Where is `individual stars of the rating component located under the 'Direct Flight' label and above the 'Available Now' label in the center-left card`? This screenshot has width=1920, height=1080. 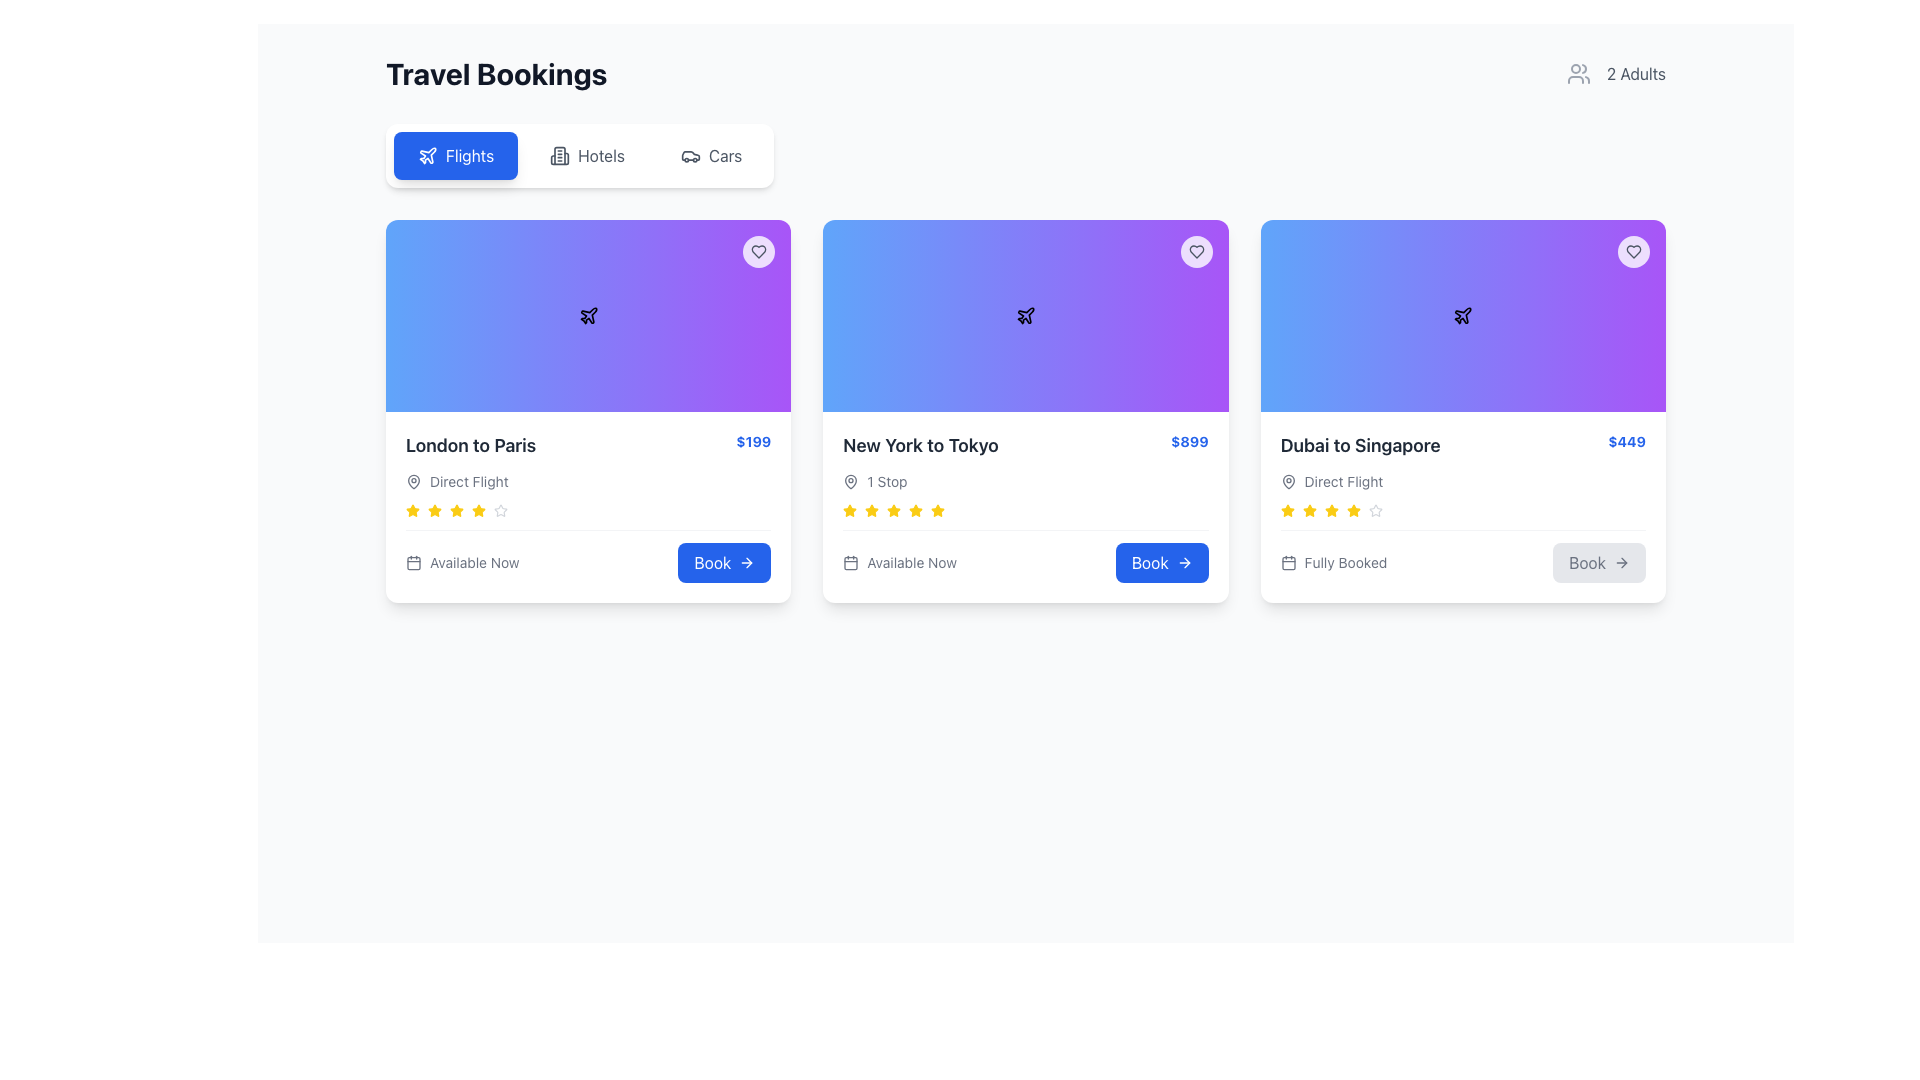
individual stars of the rating component located under the 'Direct Flight' label and above the 'Available Now' label in the center-left card is located at coordinates (587, 509).